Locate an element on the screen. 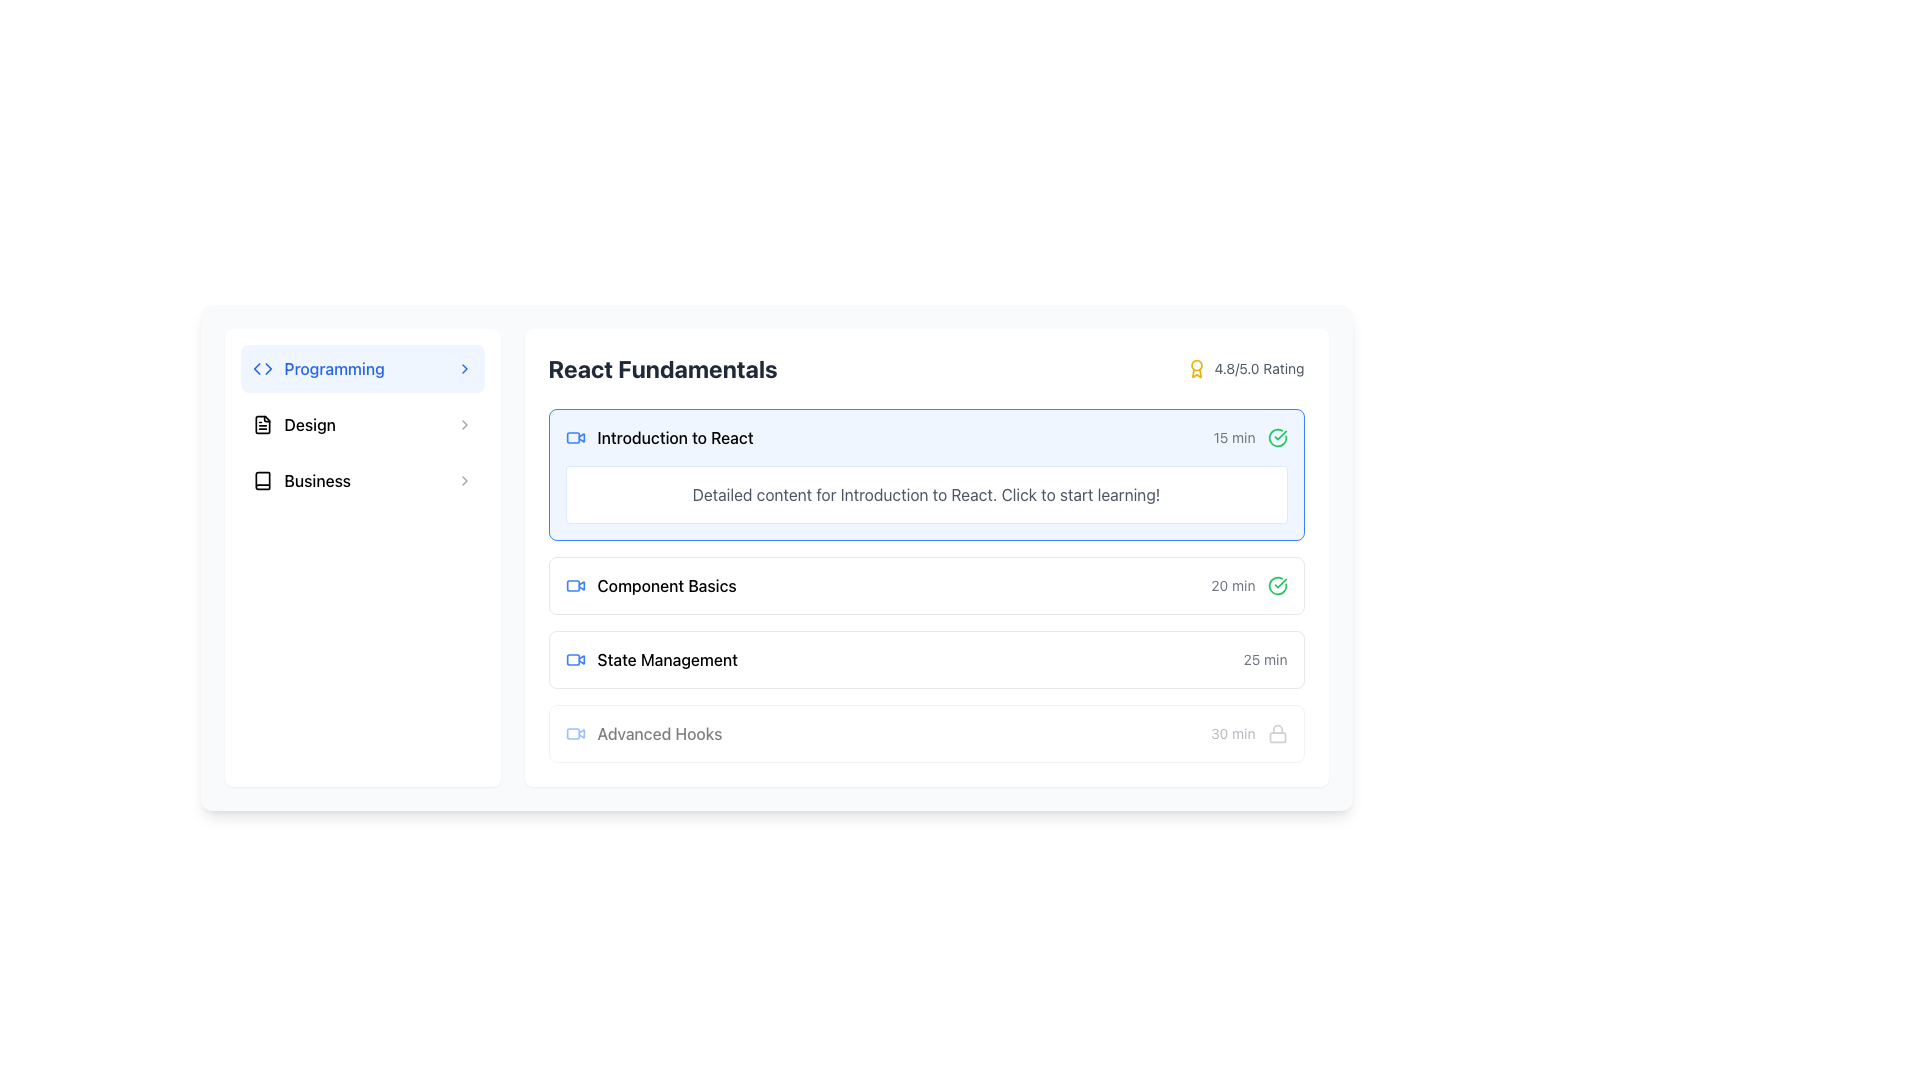 Image resolution: width=1920 pixels, height=1080 pixels. the 'Design' button located in the vertical navigation menu on the left sidebar, positioned between 'Programming' and 'Business' is located at coordinates (362, 423).